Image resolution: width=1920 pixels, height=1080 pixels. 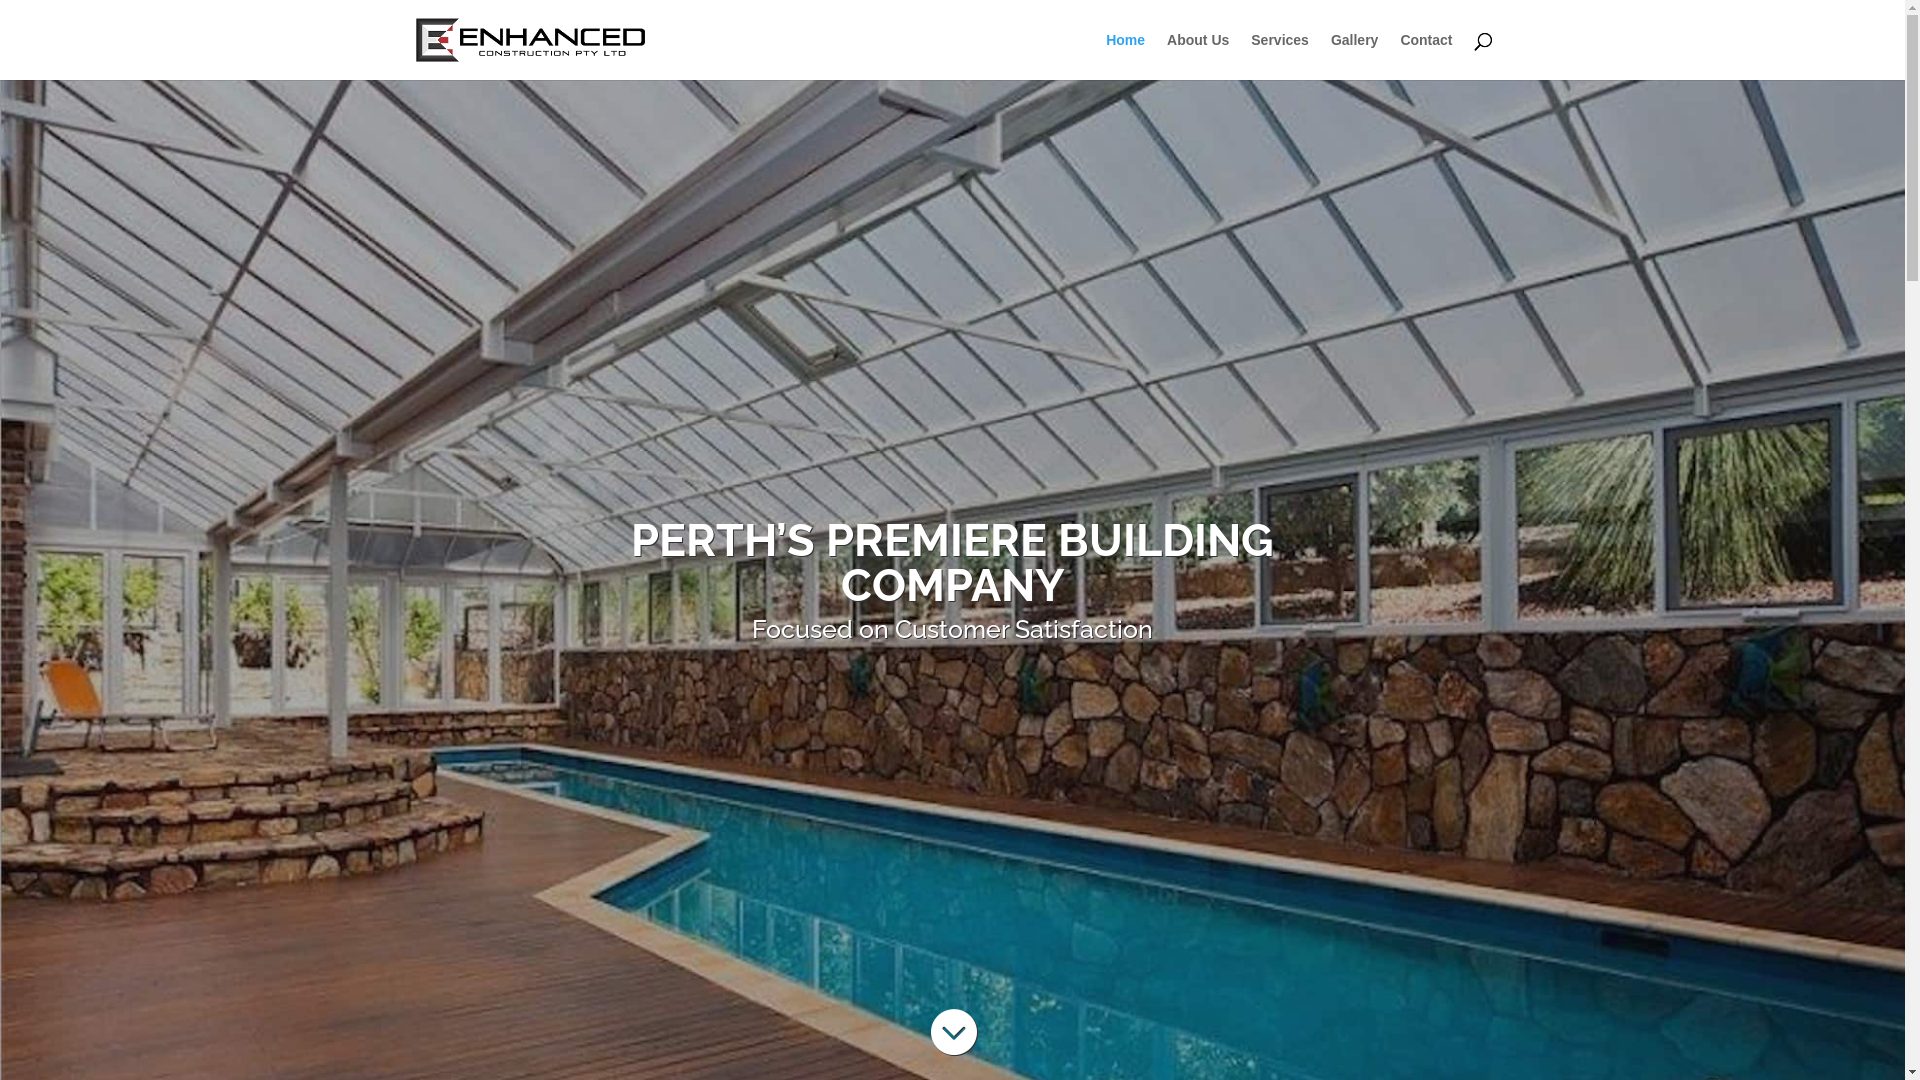 I want to click on 'About Us', so click(x=1166, y=55).